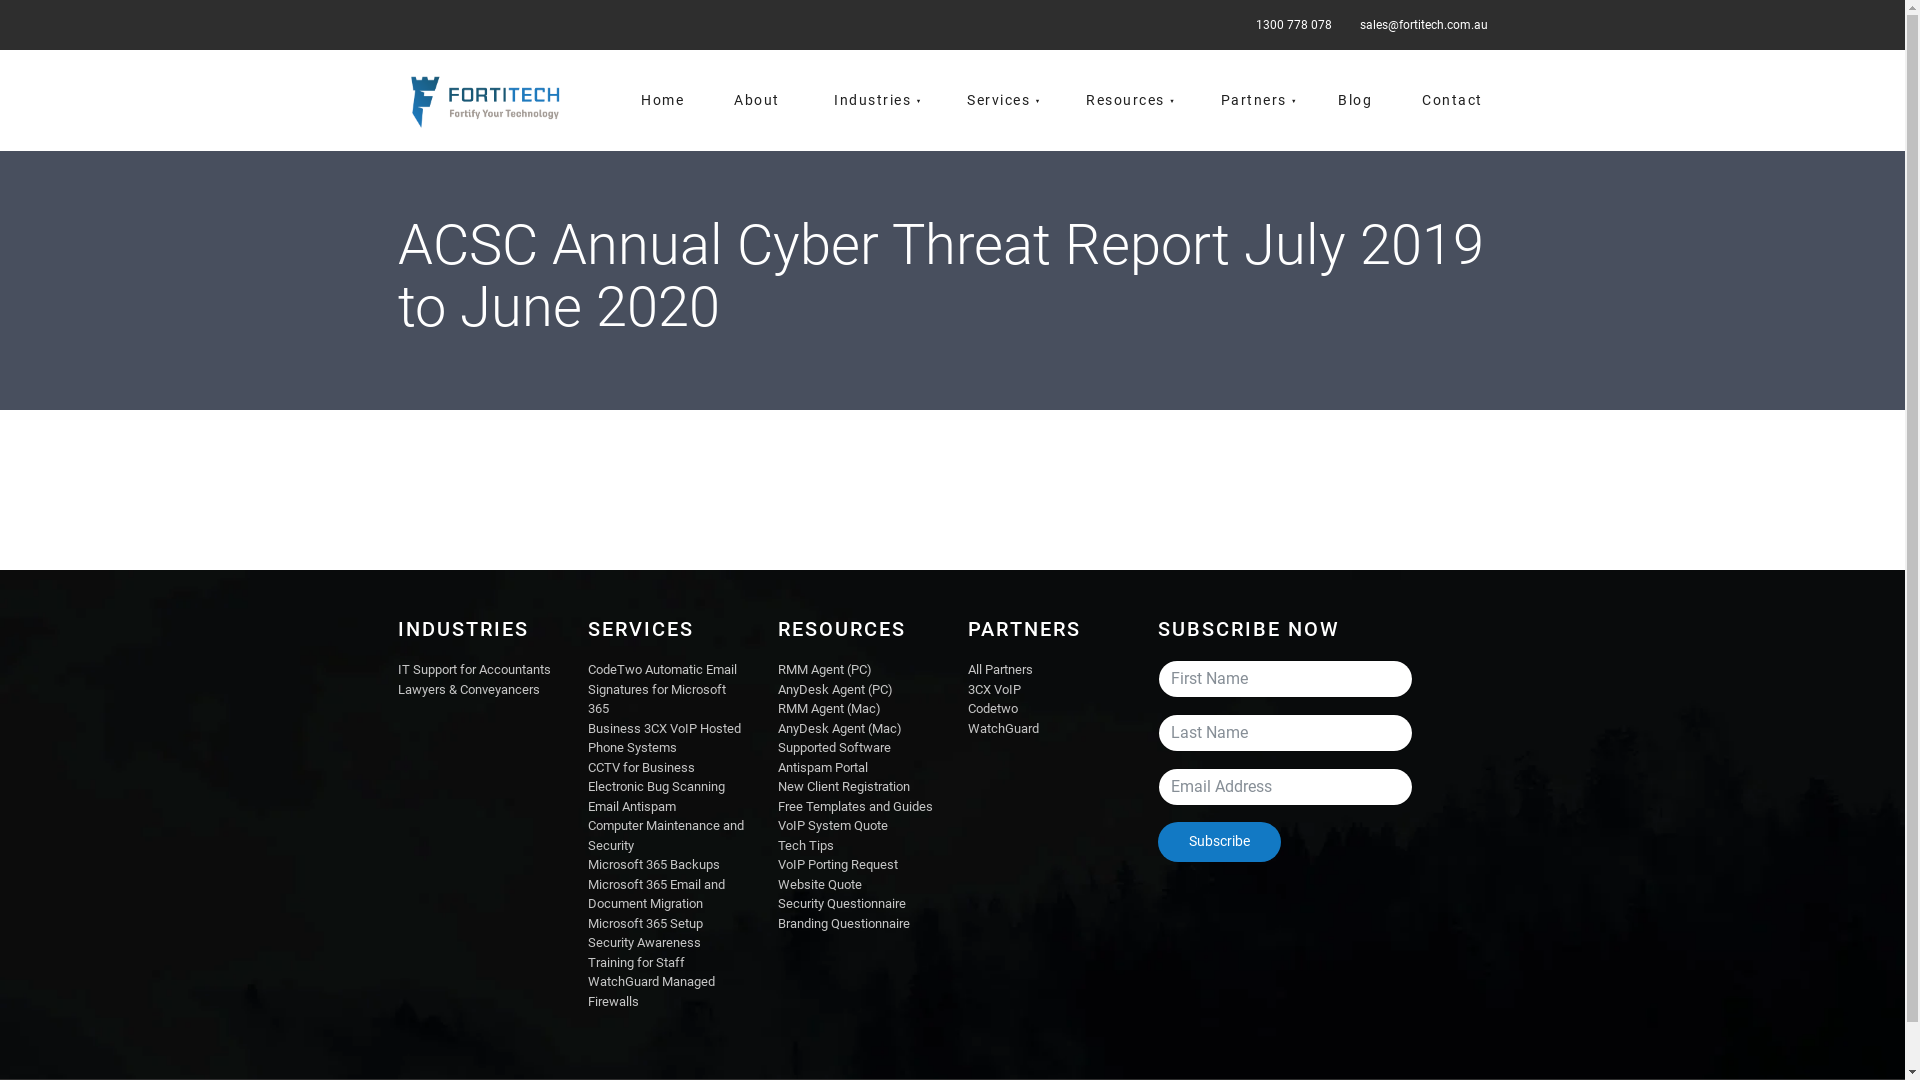 The width and height of the screenshot is (1920, 1080). What do you see at coordinates (641, 766) in the screenshot?
I see `'CCTV for Business'` at bounding box center [641, 766].